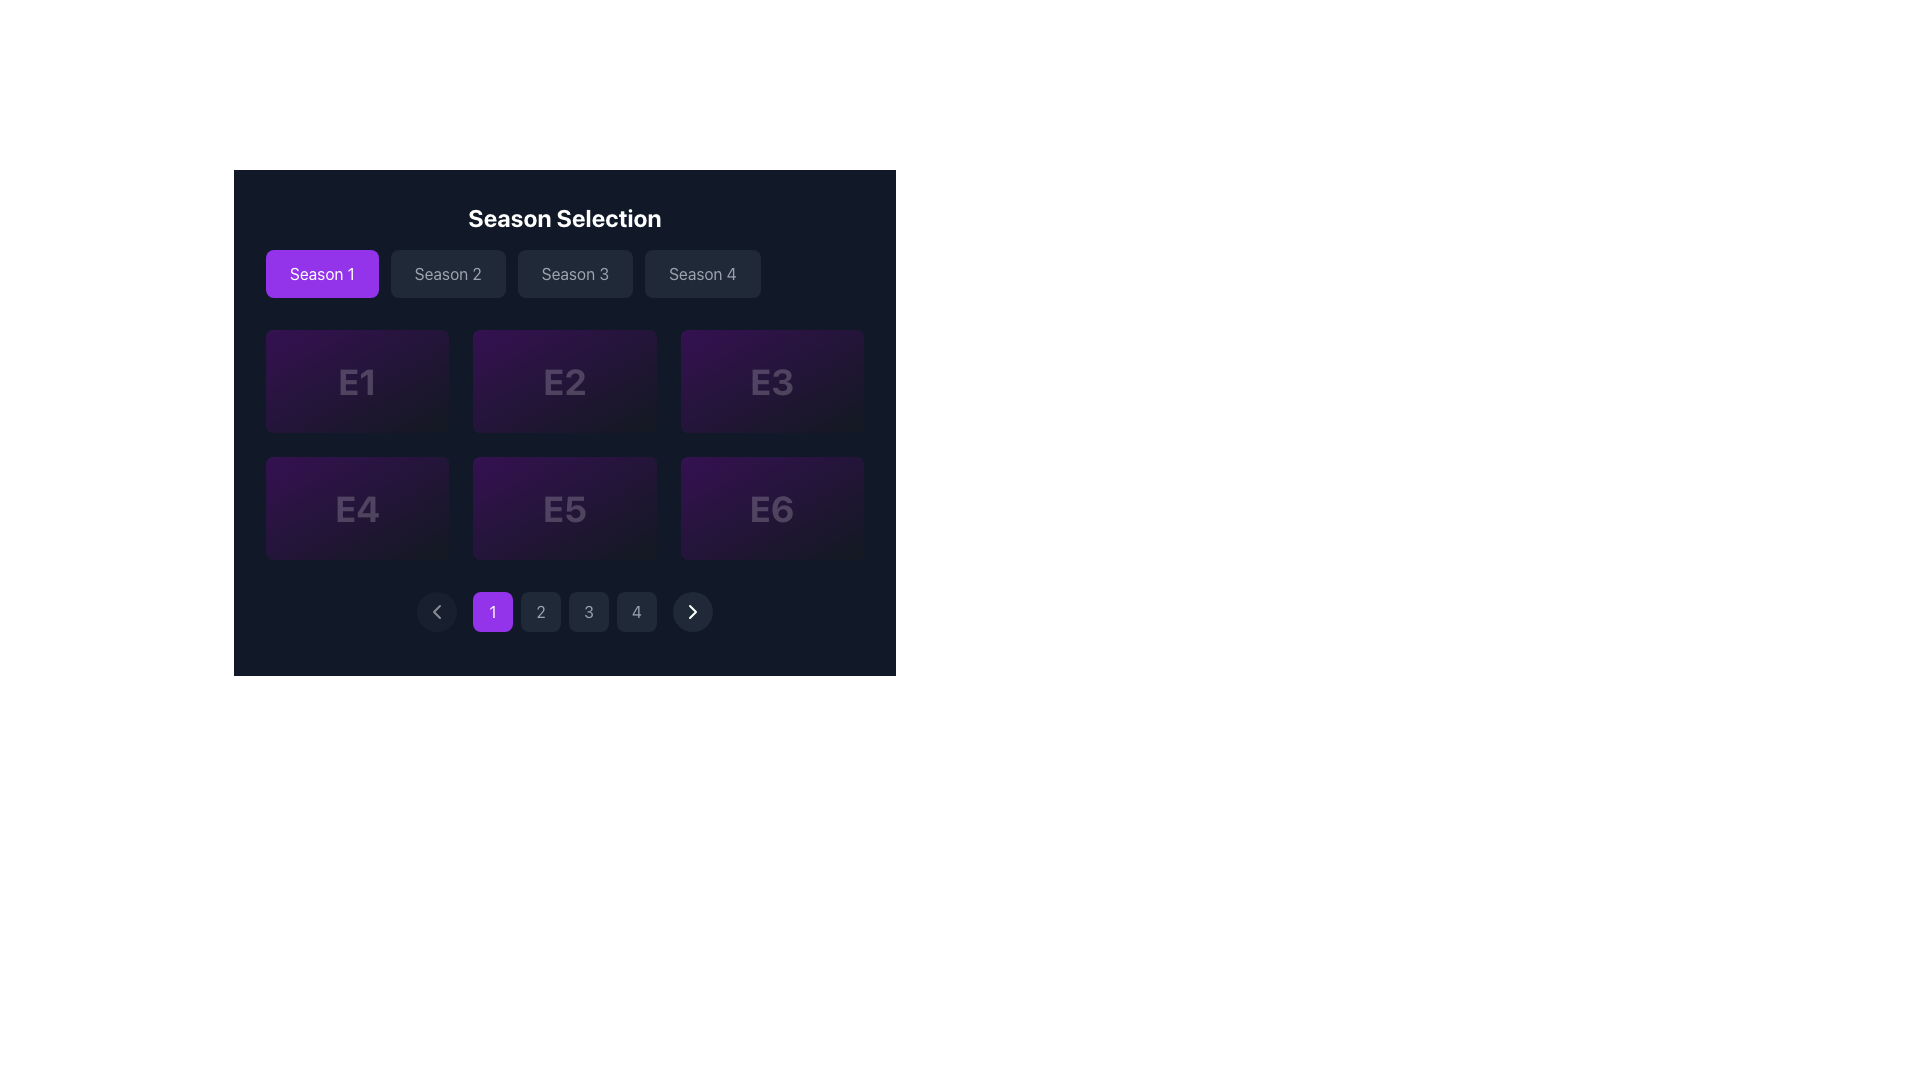 The width and height of the screenshot is (1920, 1080). I want to click on the group of selectable buttons labeled 'Season 1' through 'Season 4', so click(564, 273).